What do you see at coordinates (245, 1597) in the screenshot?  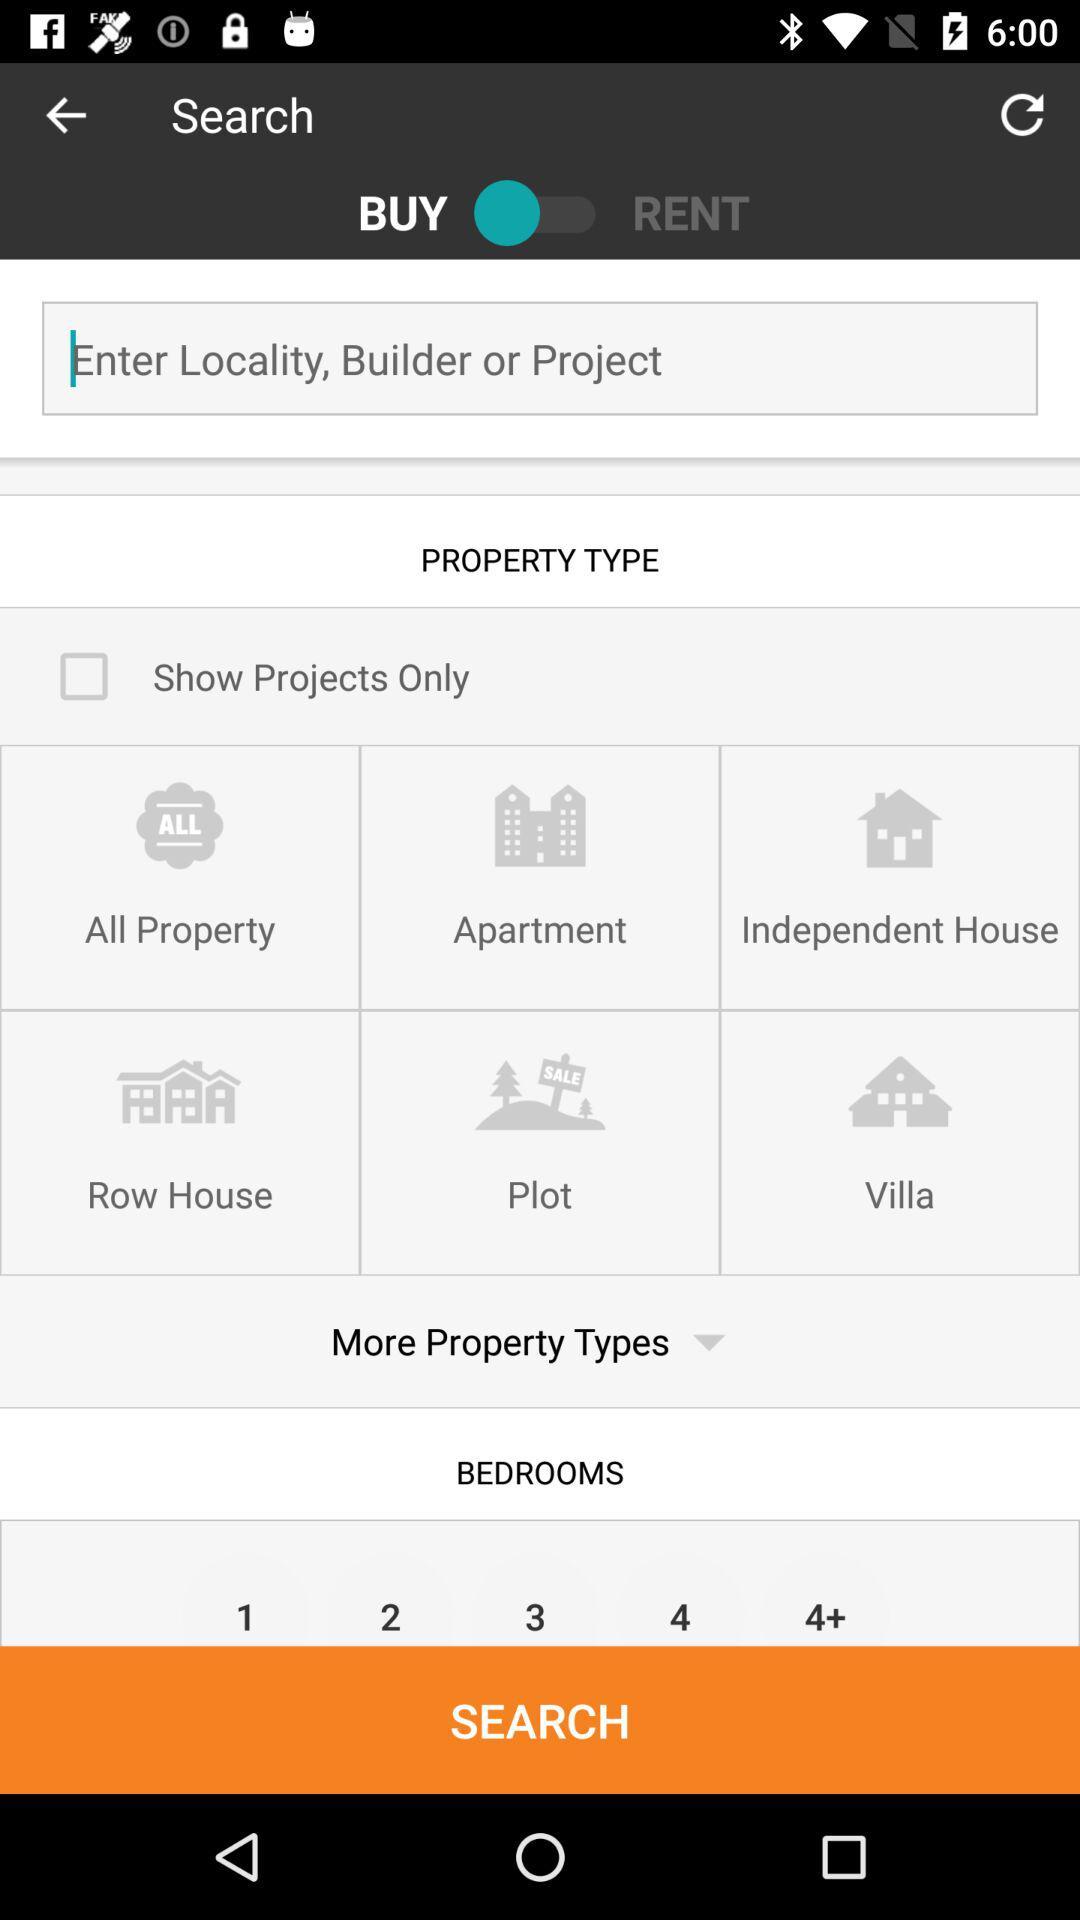 I see `the icon at the bottom left corner` at bounding box center [245, 1597].